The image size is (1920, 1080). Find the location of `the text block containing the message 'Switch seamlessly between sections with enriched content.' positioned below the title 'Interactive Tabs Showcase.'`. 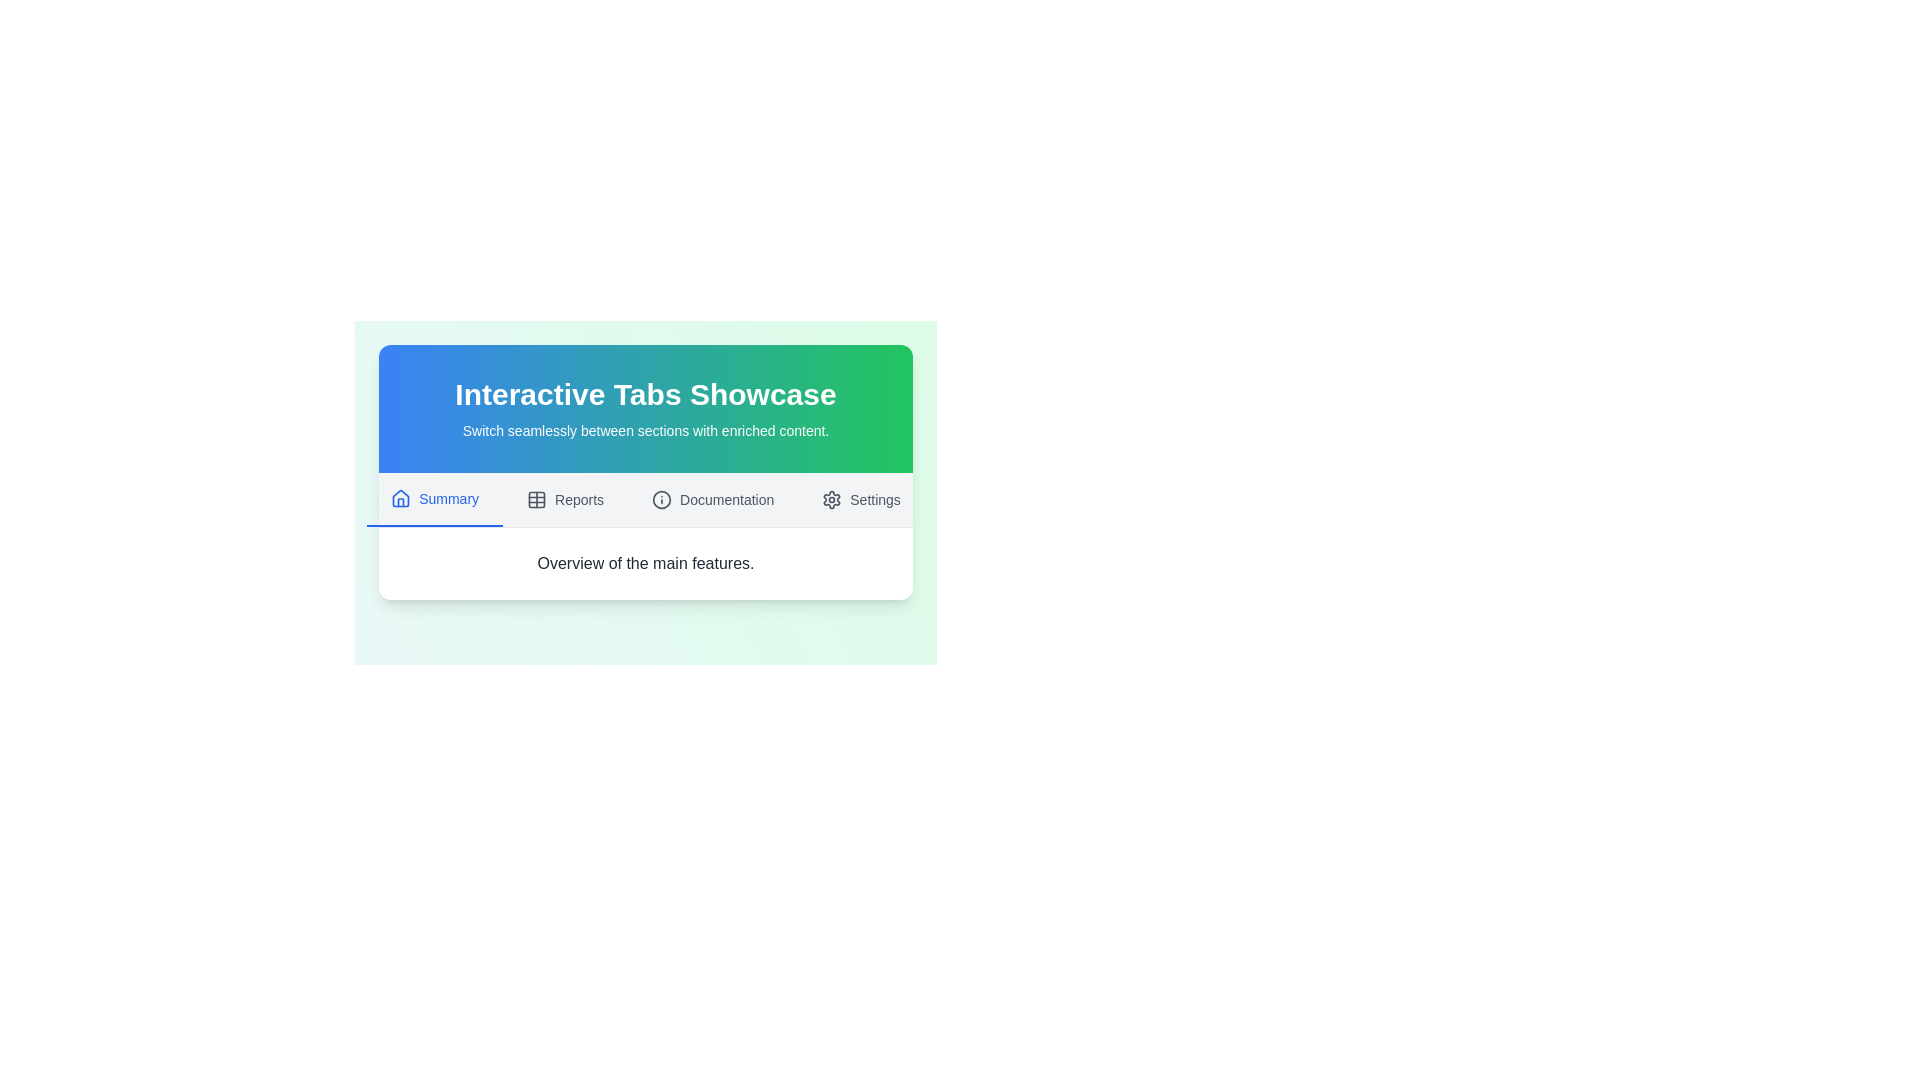

the text block containing the message 'Switch seamlessly between sections with enriched content.' positioned below the title 'Interactive Tabs Showcase.' is located at coordinates (646, 430).